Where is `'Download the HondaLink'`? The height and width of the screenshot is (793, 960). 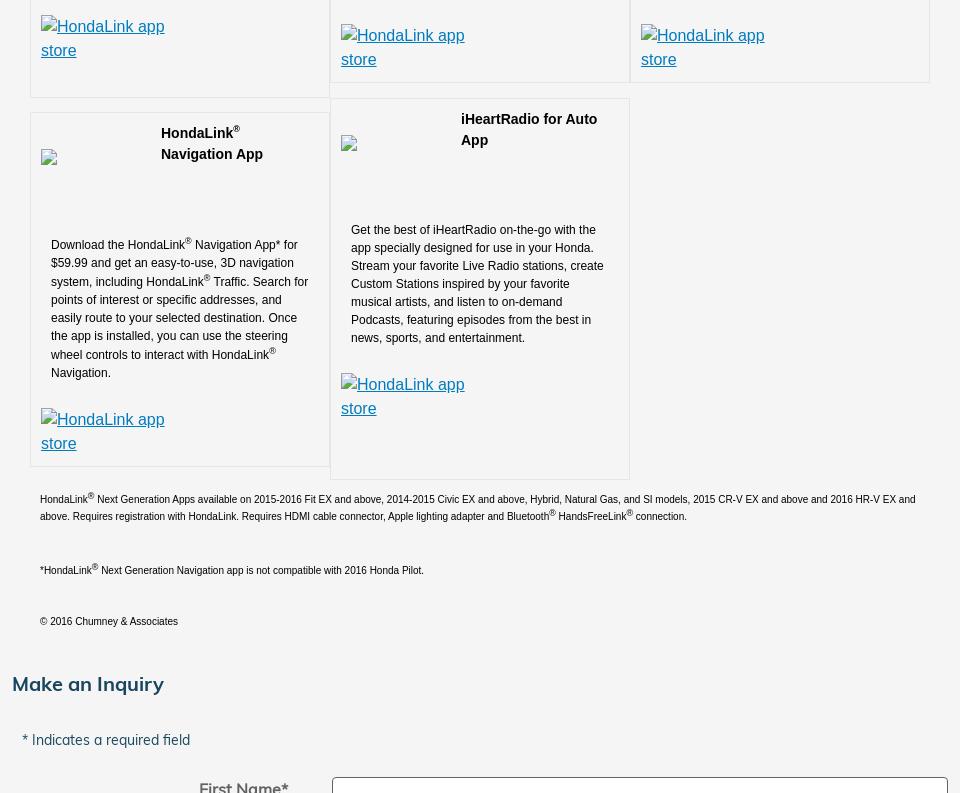 'Download the HondaLink' is located at coordinates (117, 244).